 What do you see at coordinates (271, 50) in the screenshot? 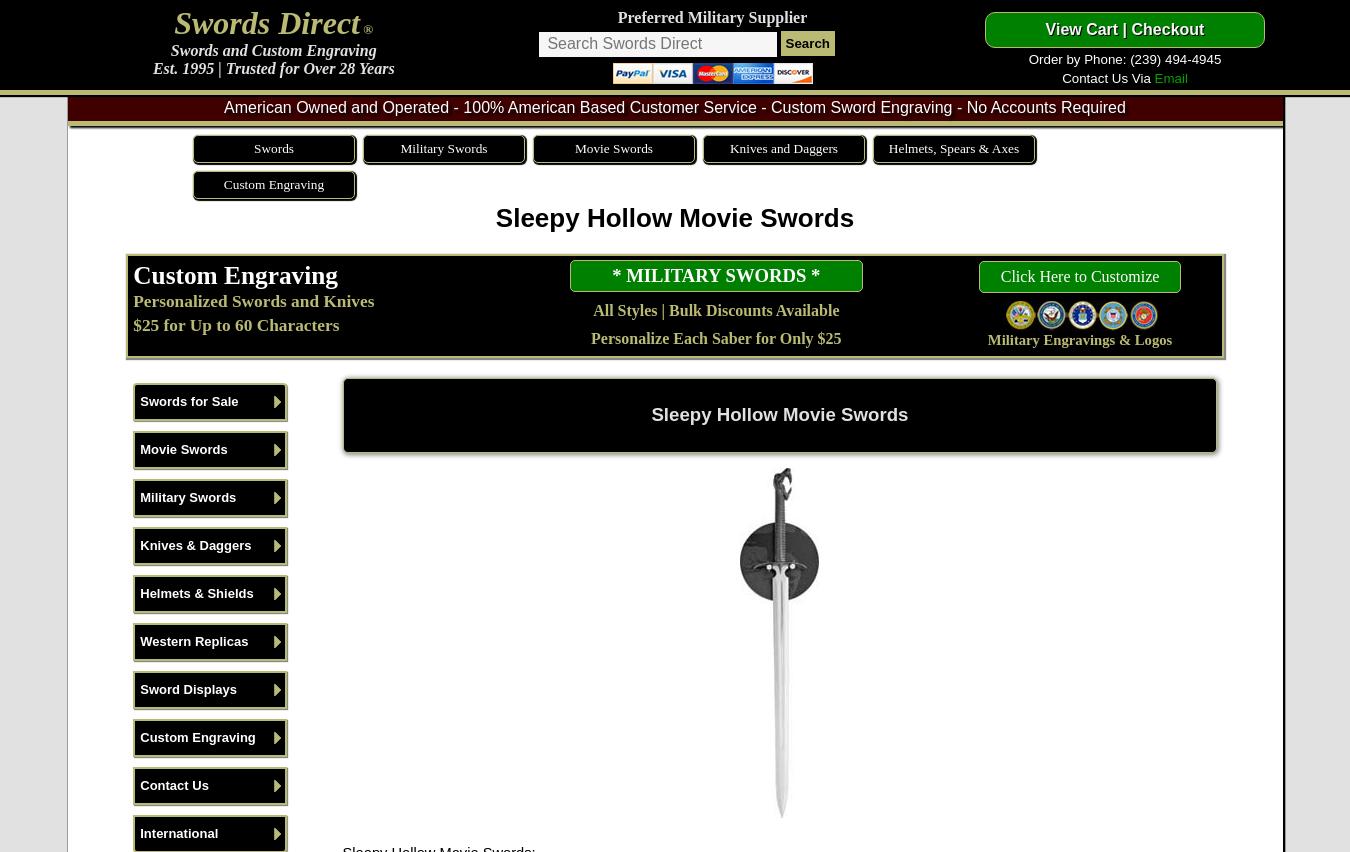
I see `'Swords and Custom Engraving'` at bounding box center [271, 50].